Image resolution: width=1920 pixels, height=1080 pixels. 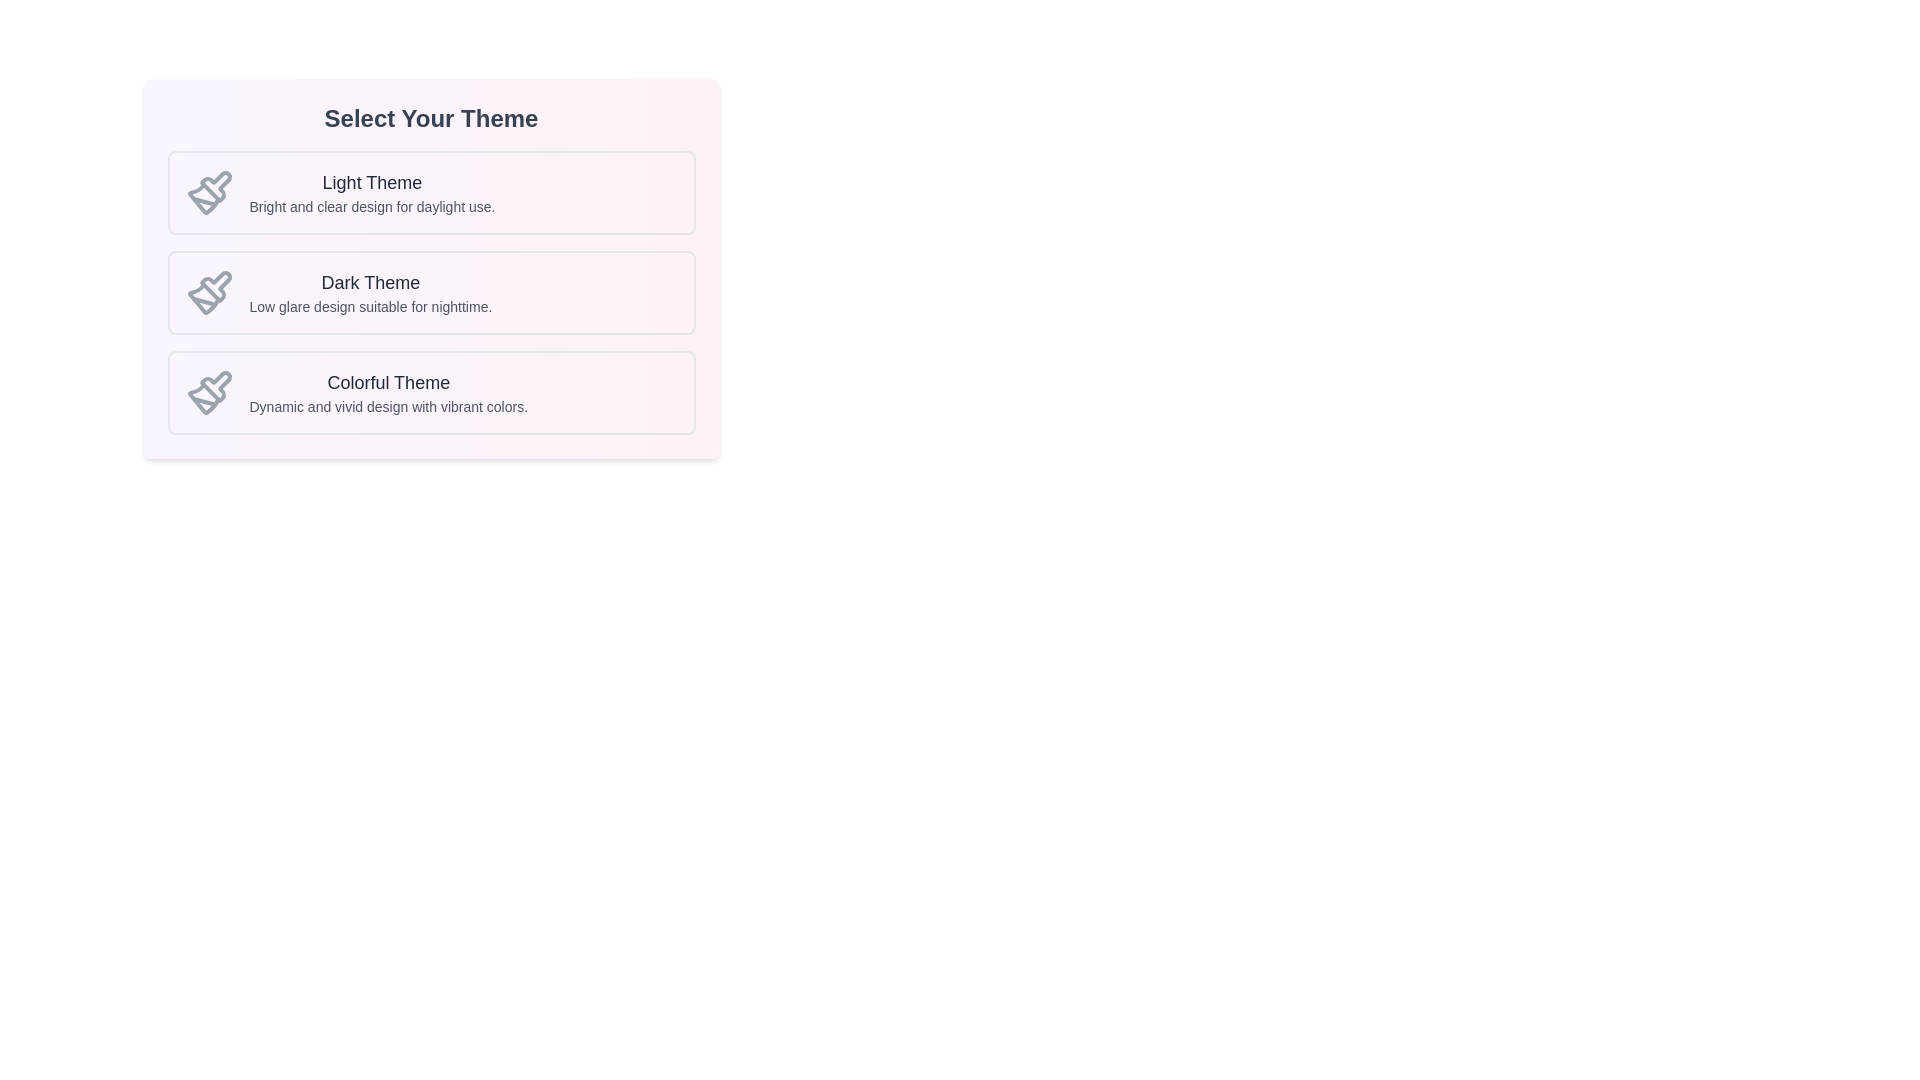 I want to click on the paintbrush icon outlined in gray located on the left side of the 'Colorful Theme' card, so click(x=209, y=393).